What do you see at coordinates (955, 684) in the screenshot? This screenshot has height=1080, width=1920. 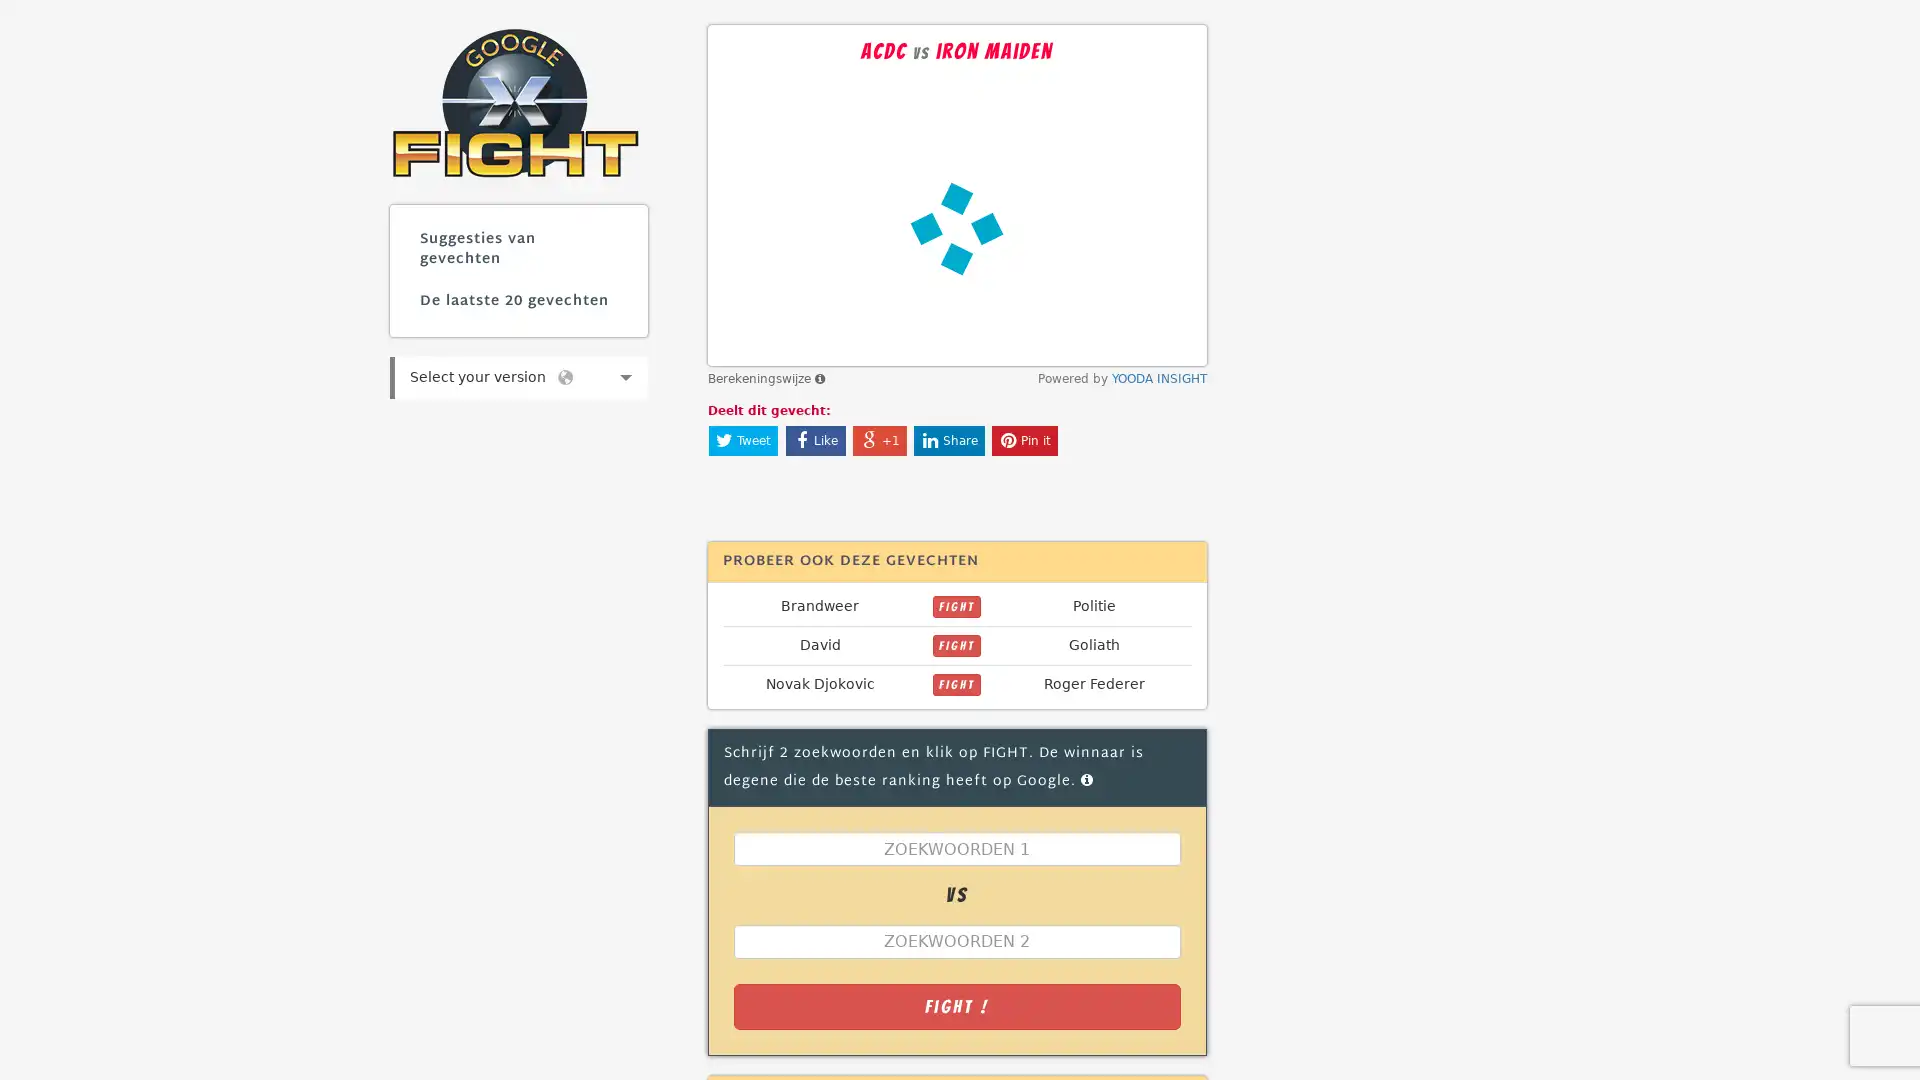 I see `FIGHT` at bounding box center [955, 684].